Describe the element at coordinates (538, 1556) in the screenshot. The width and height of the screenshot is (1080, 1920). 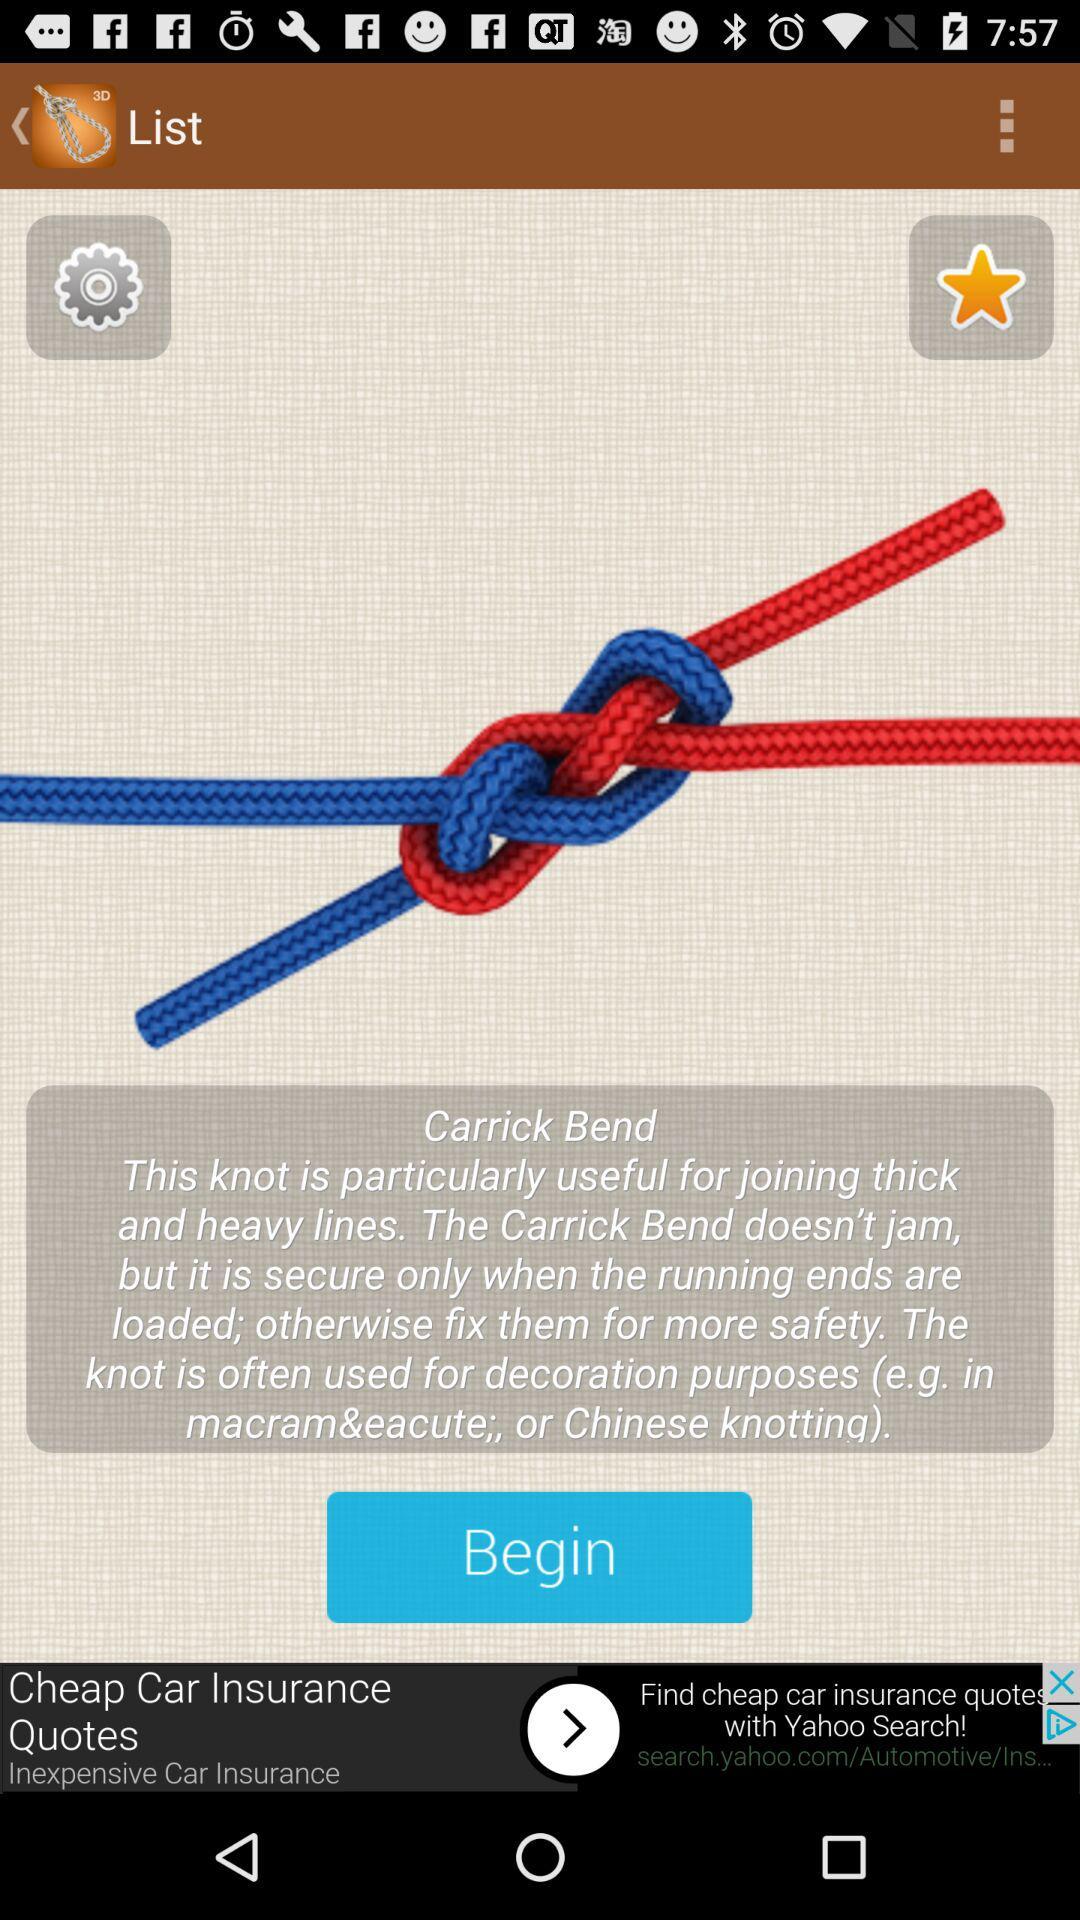
I see `next` at that location.